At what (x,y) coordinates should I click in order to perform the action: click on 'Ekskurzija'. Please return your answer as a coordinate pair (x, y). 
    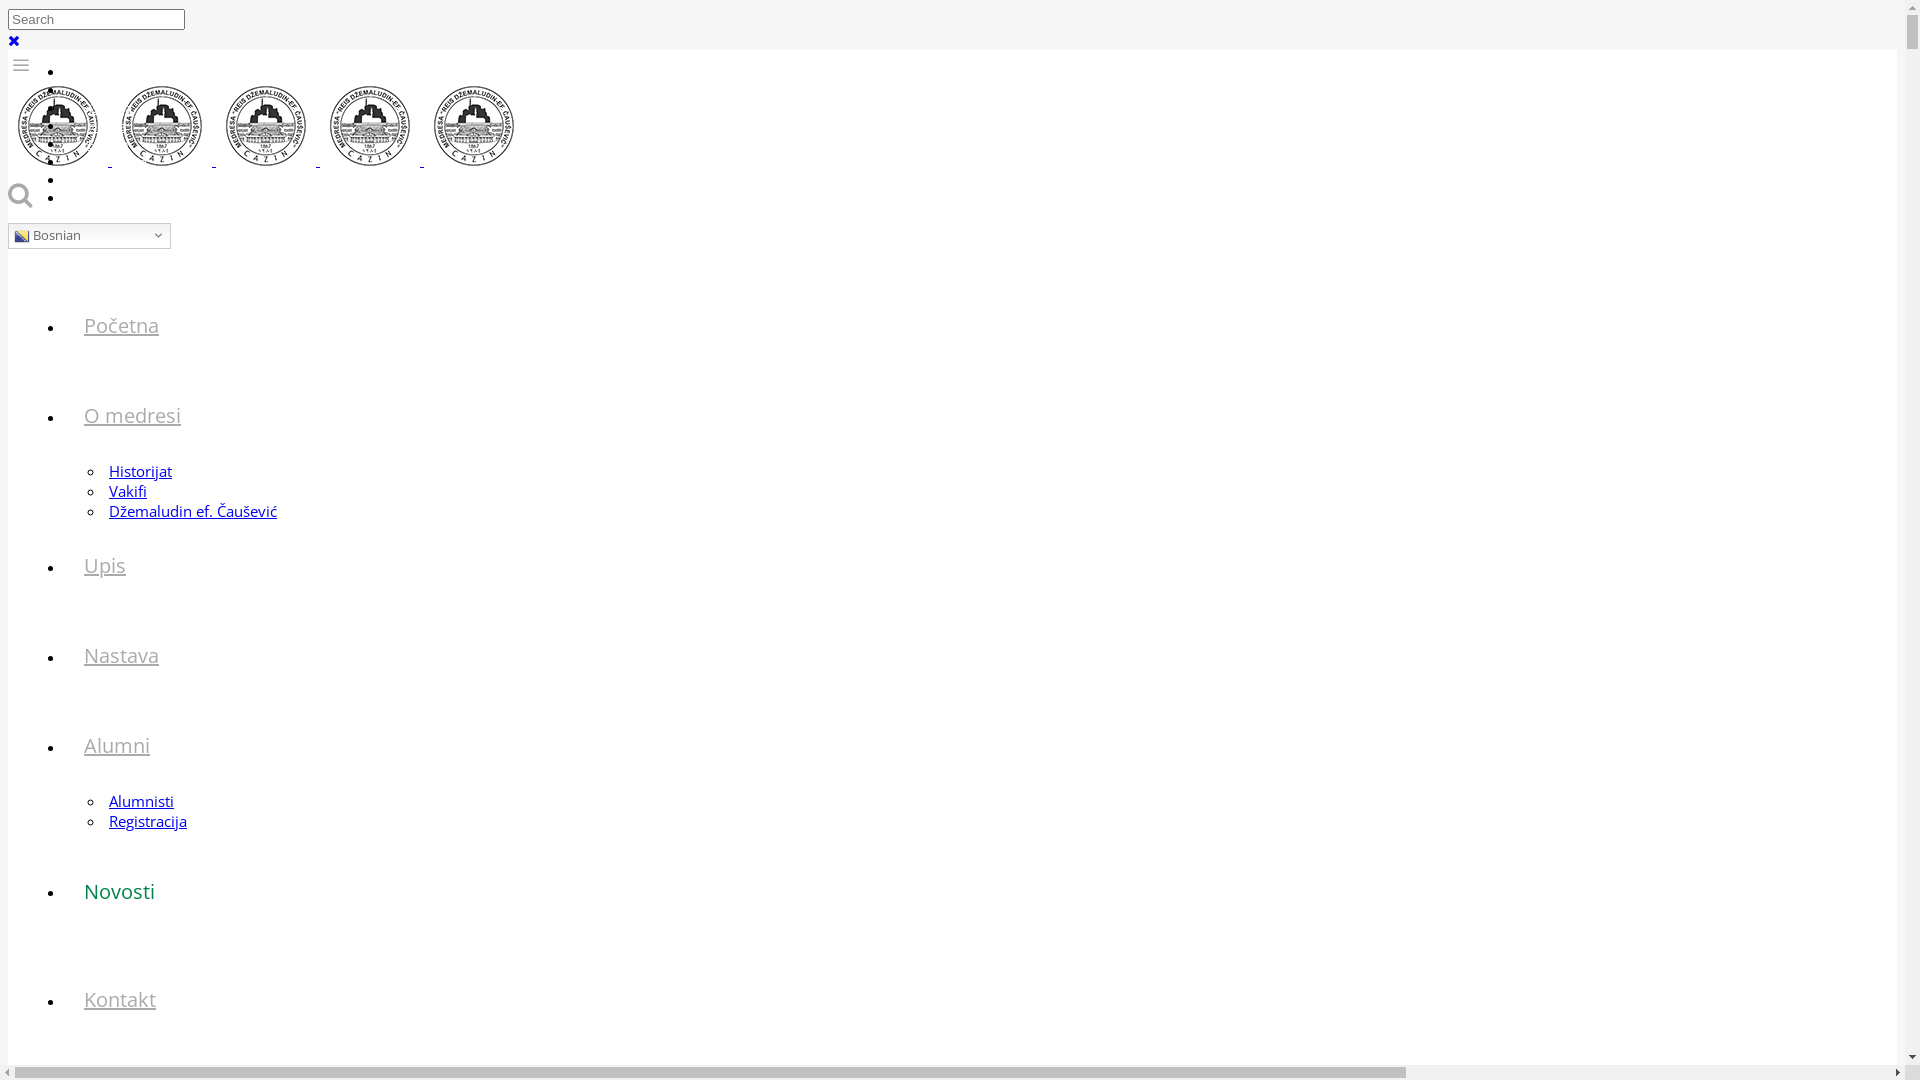
    Looking at the image, I should click on (105, 161).